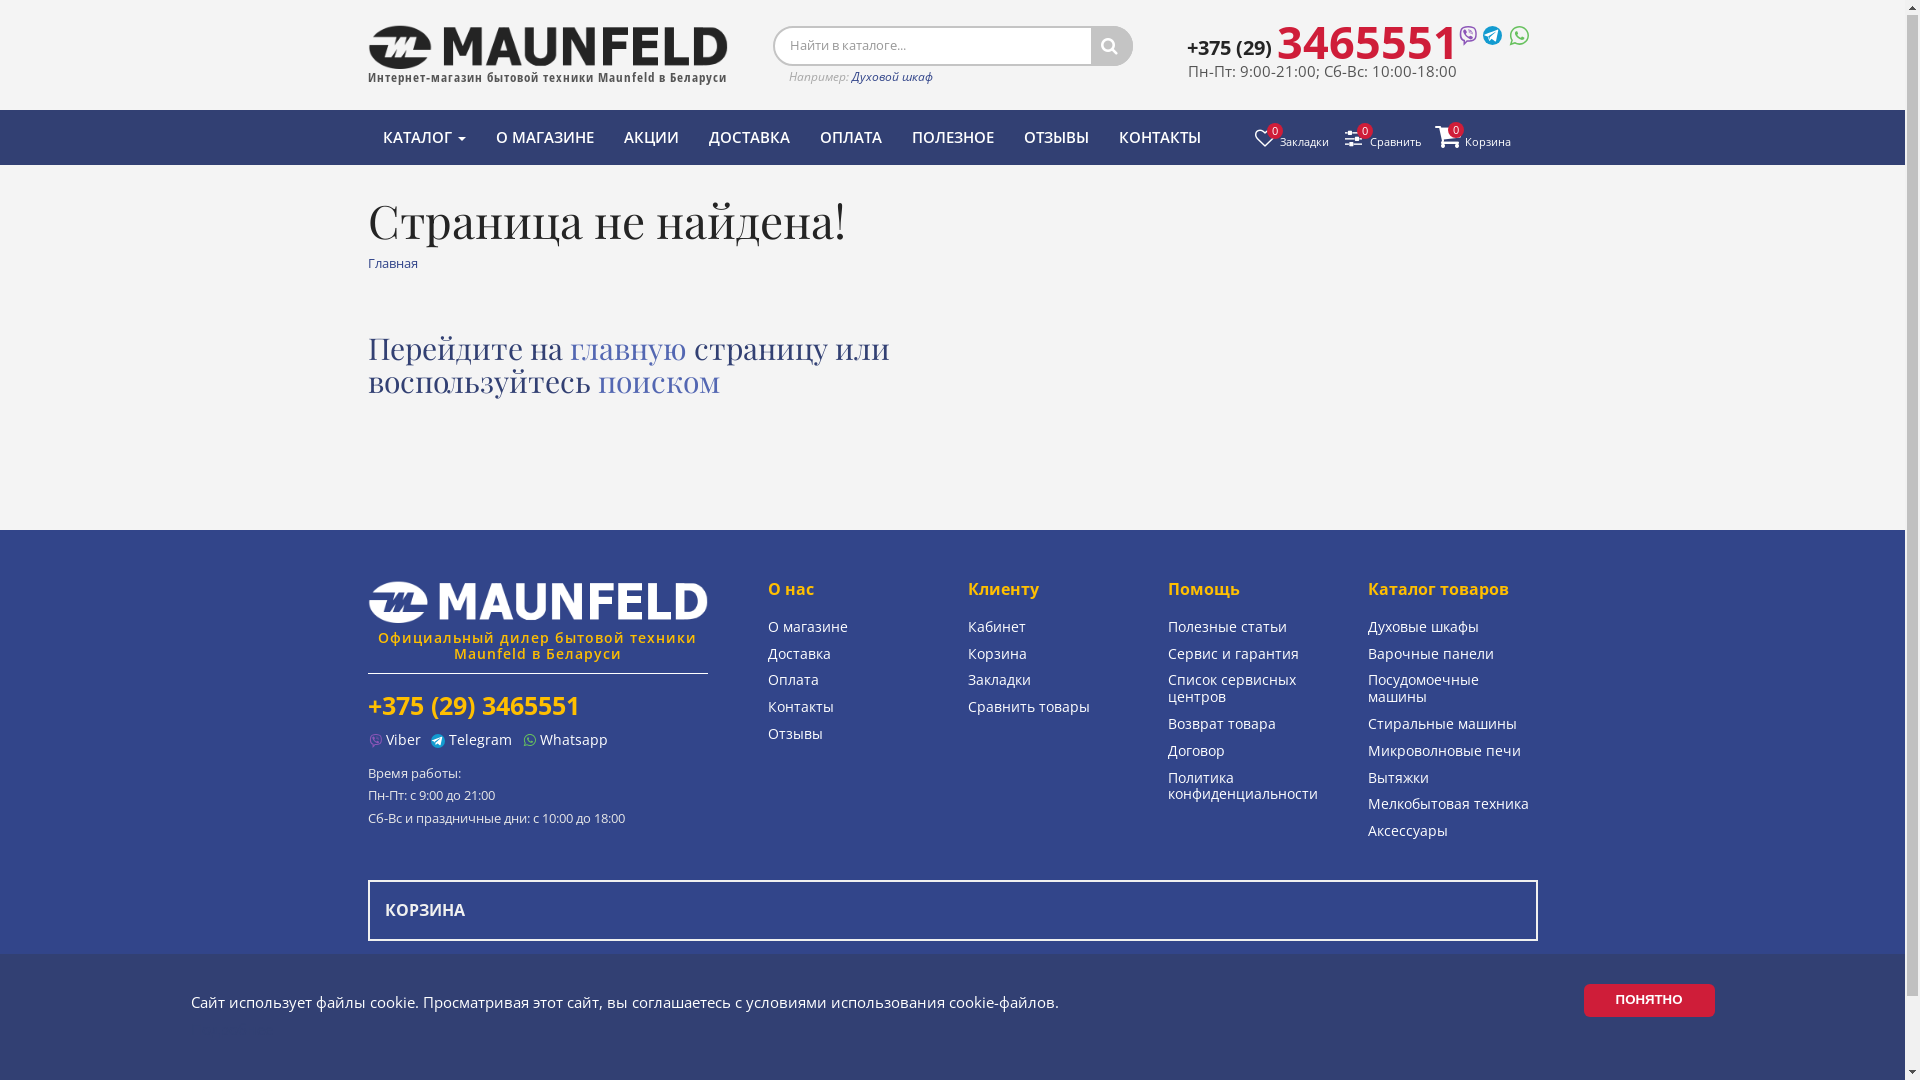 The width and height of the screenshot is (1920, 1080). What do you see at coordinates (564, 740) in the screenshot?
I see `'Whatsapp'` at bounding box center [564, 740].